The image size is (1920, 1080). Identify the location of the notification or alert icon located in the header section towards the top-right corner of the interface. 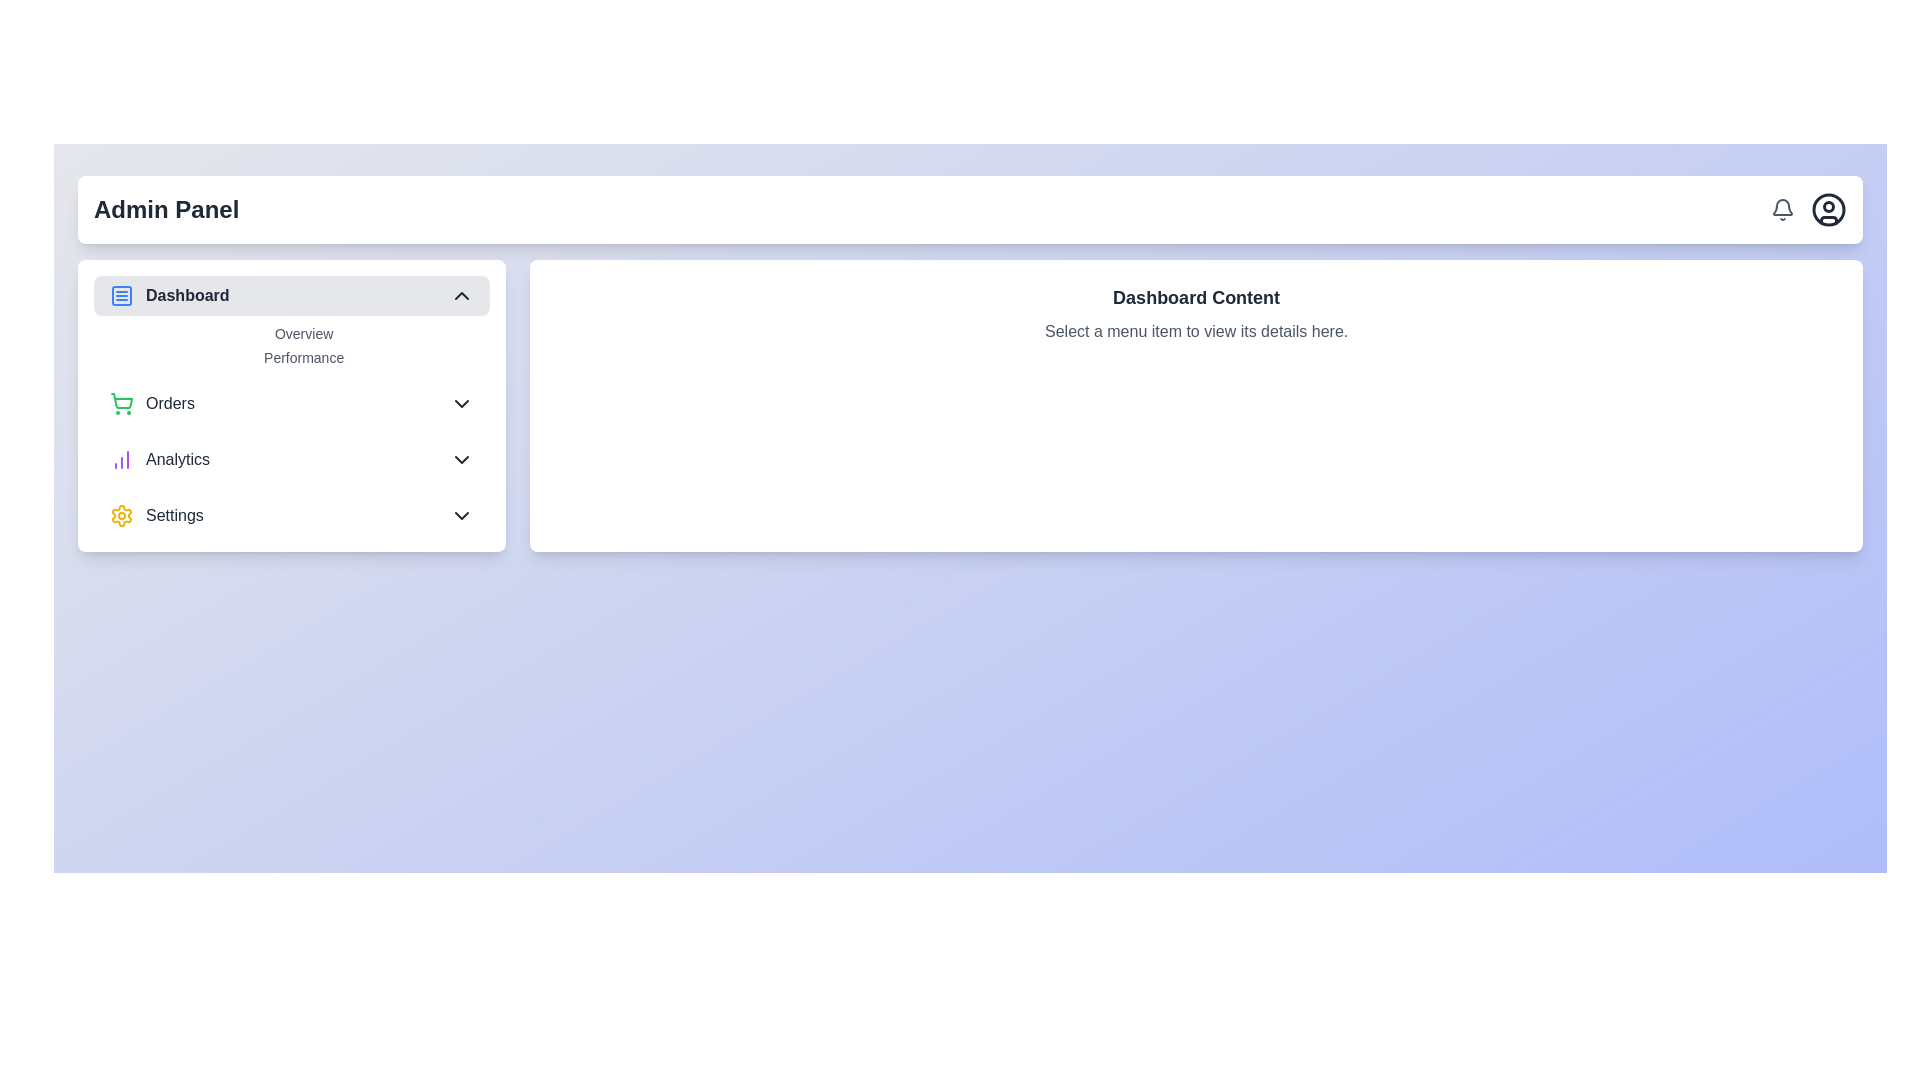
(1782, 207).